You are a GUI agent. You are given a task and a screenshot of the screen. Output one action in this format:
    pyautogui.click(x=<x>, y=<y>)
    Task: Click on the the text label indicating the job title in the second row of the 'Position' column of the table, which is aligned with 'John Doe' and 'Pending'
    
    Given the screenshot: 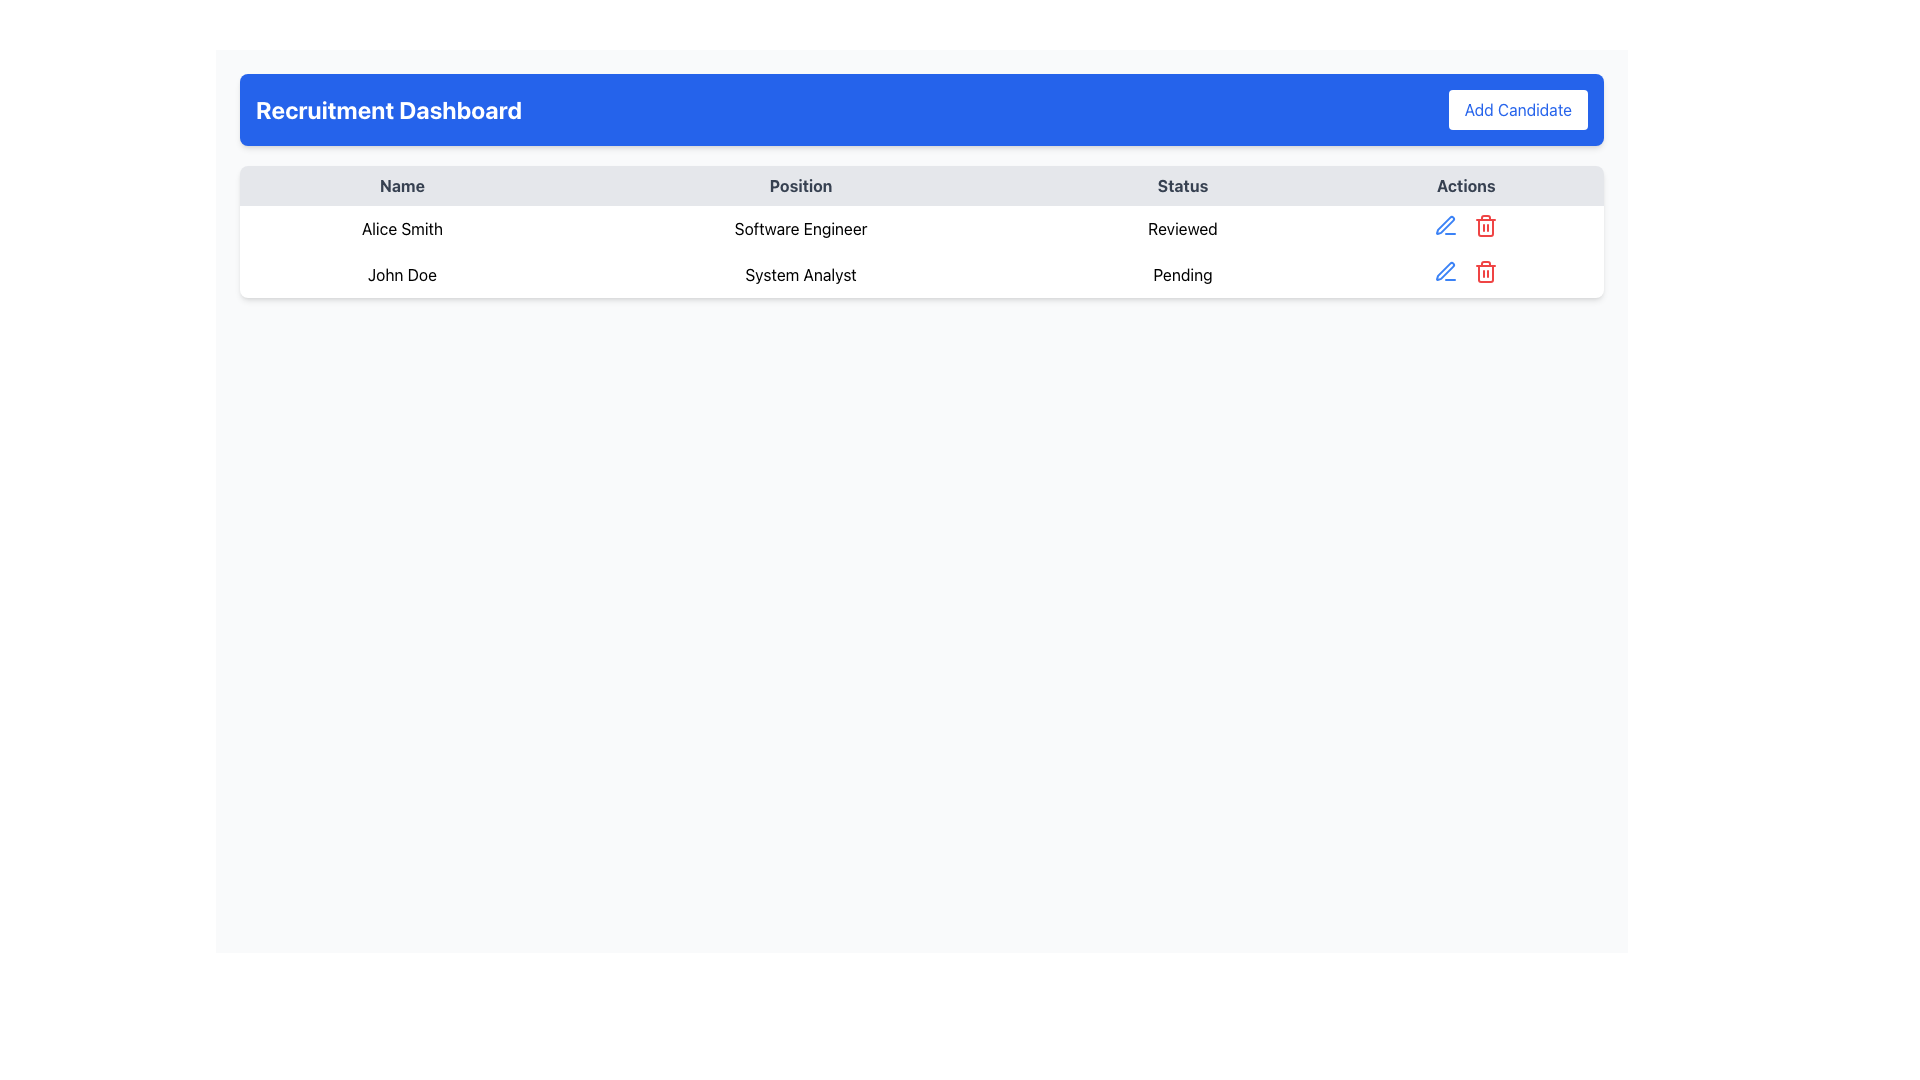 What is the action you would take?
    pyautogui.click(x=801, y=274)
    